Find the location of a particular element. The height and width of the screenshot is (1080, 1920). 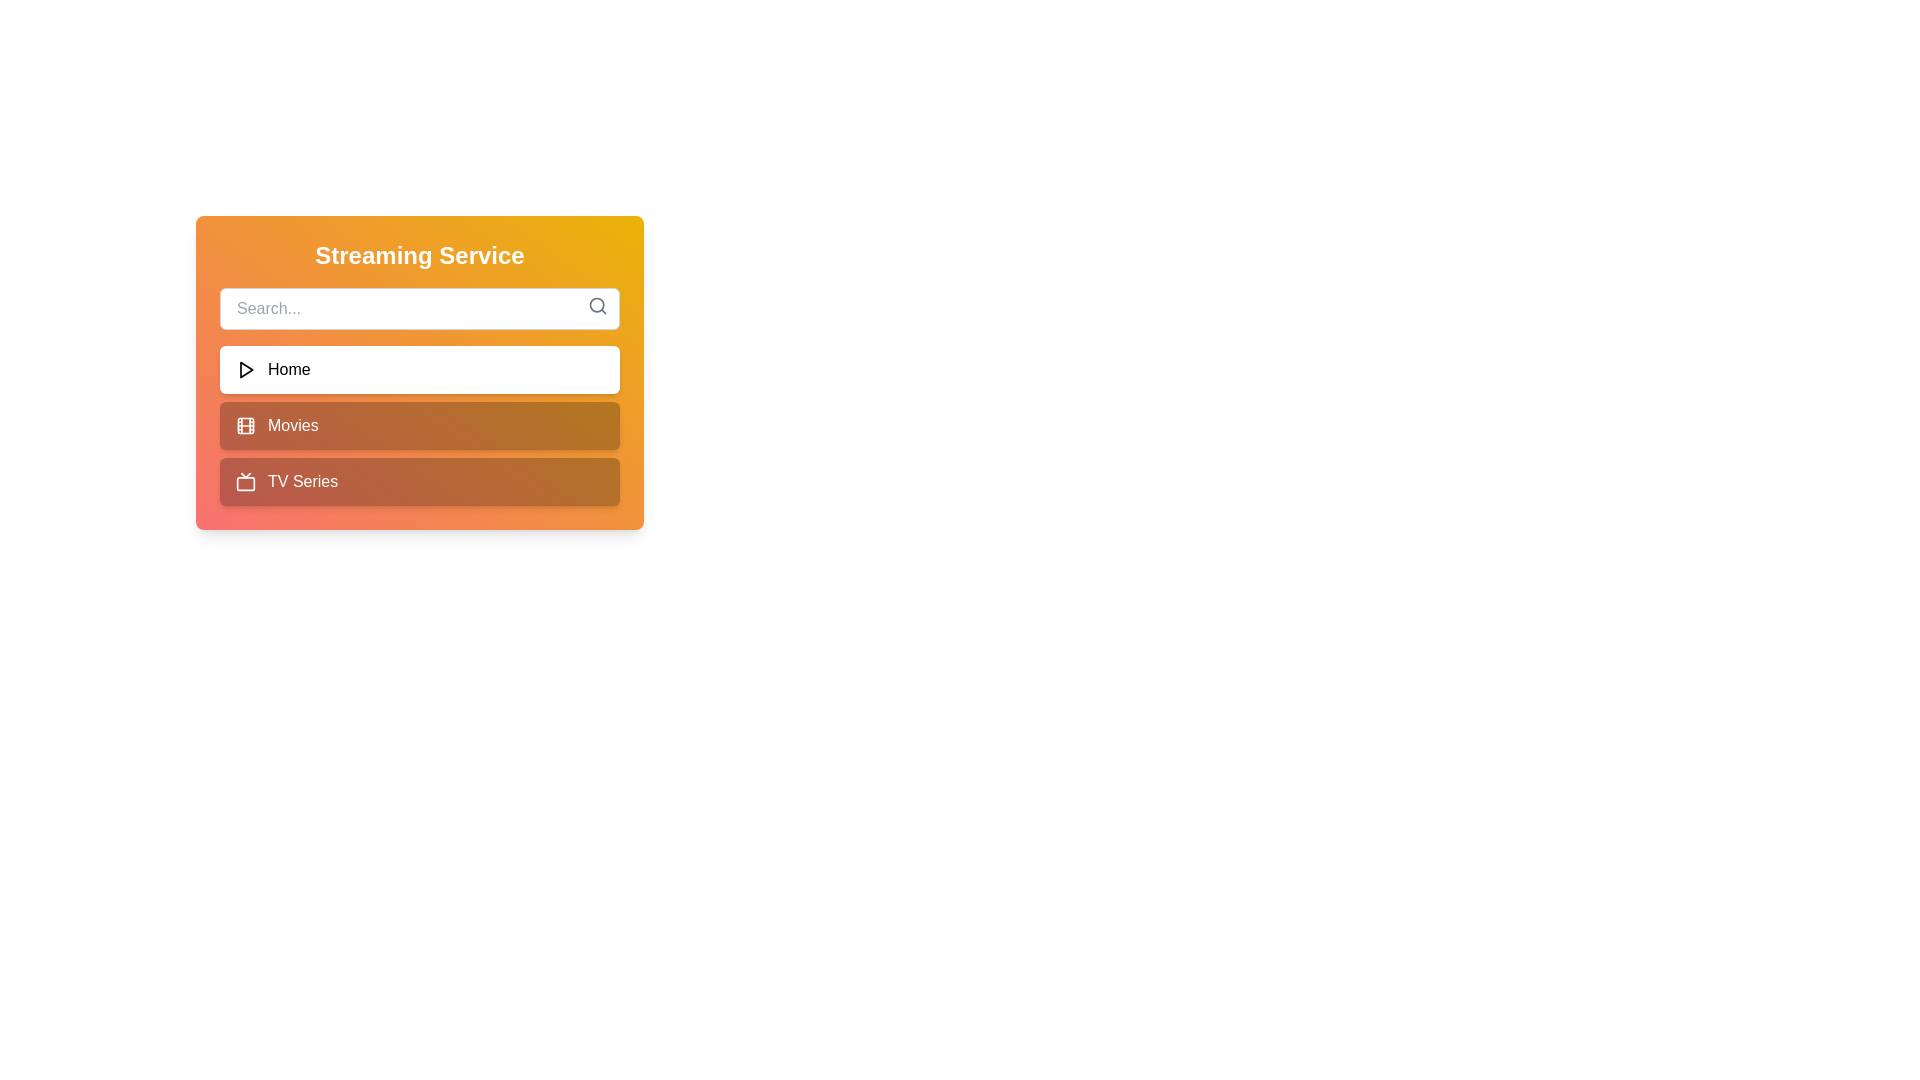

the Home button, which is the first option in a vertical list of buttons (Home, Movies, TV Series) located below a search bar and above the Movies button is located at coordinates (419, 373).